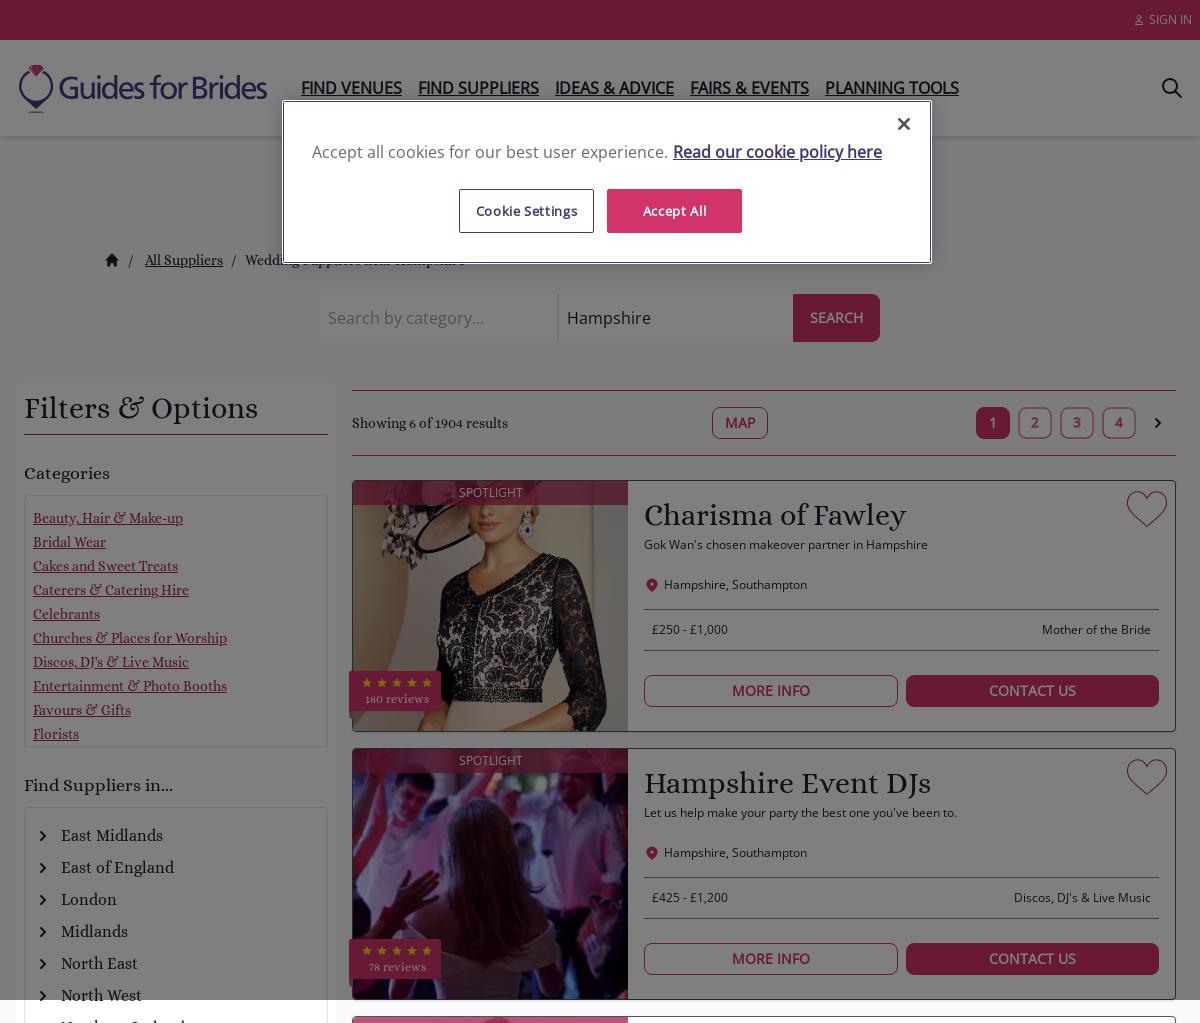 This screenshot has height=1023, width=1200. What do you see at coordinates (117, 867) in the screenshot?
I see `'East of England'` at bounding box center [117, 867].